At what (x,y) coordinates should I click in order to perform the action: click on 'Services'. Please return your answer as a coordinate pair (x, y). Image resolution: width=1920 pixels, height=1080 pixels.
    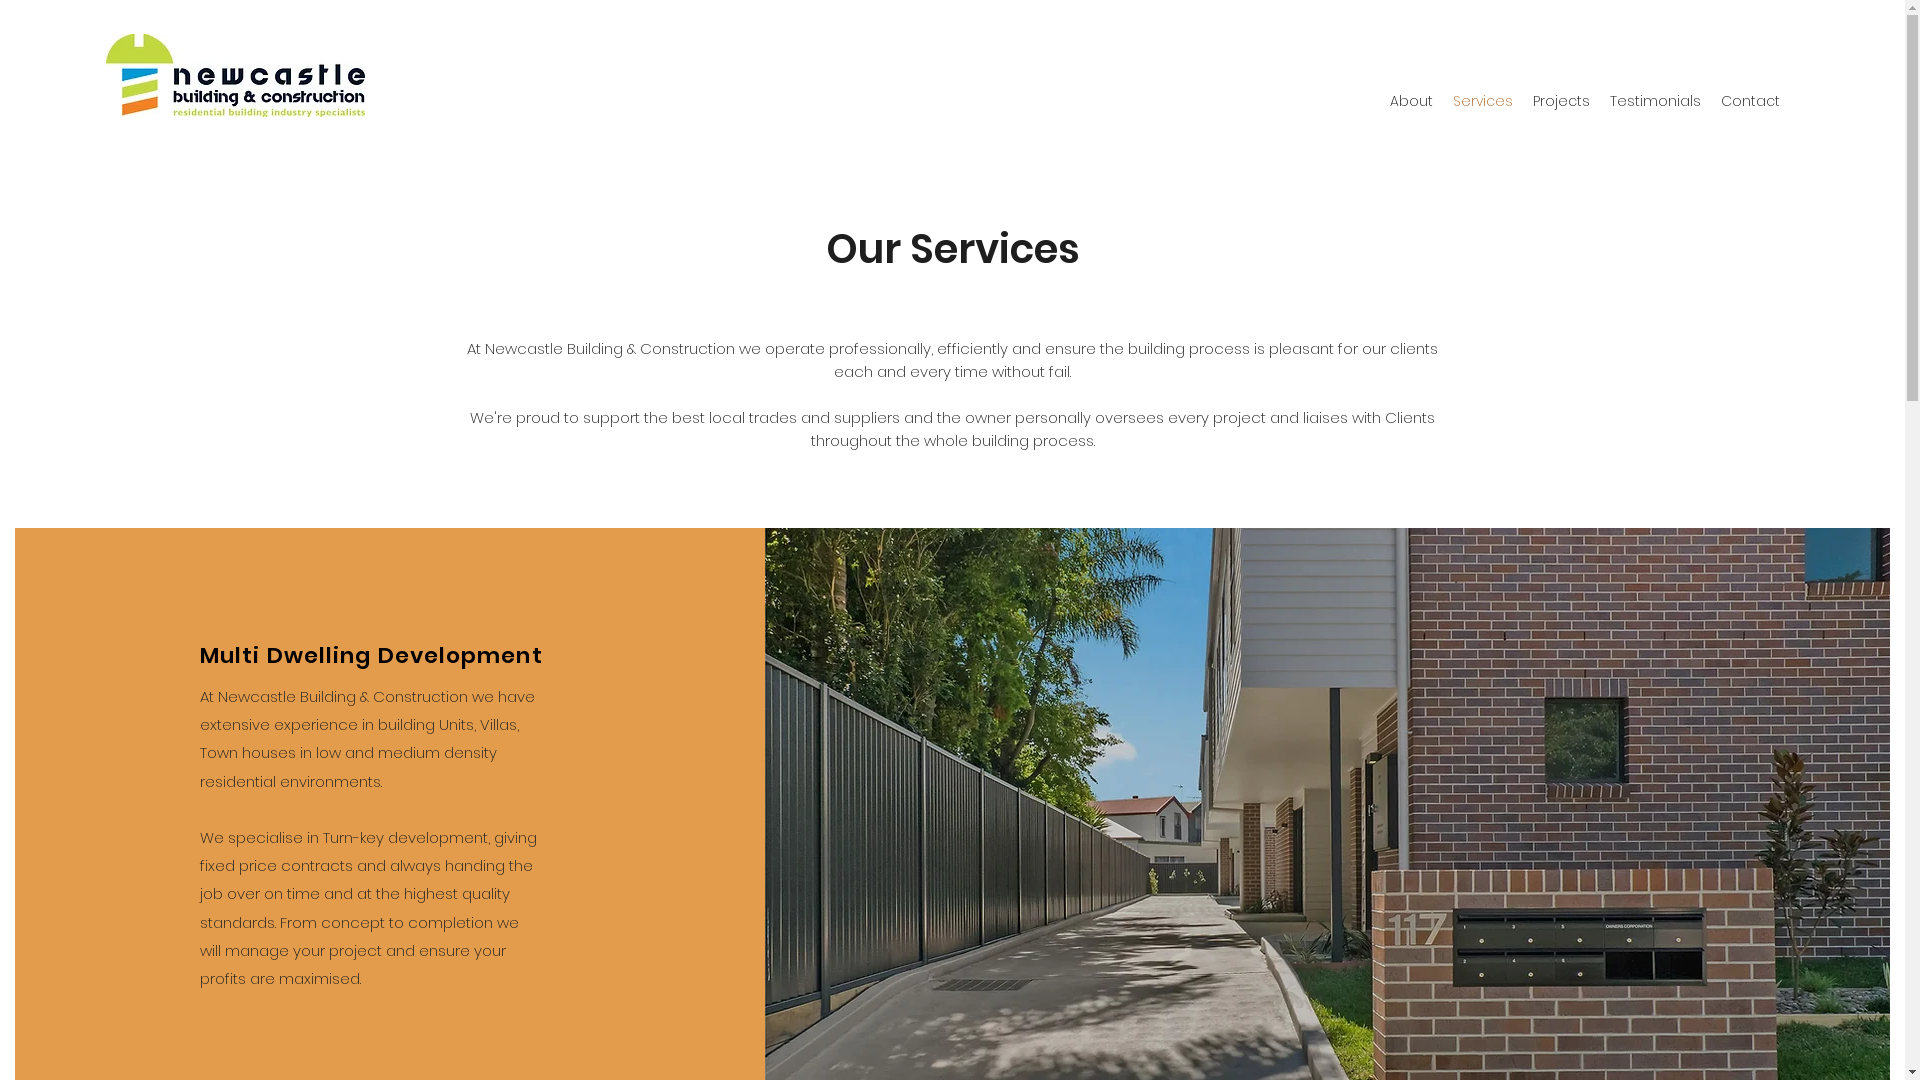
    Looking at the image, I should click on (1483, 101).